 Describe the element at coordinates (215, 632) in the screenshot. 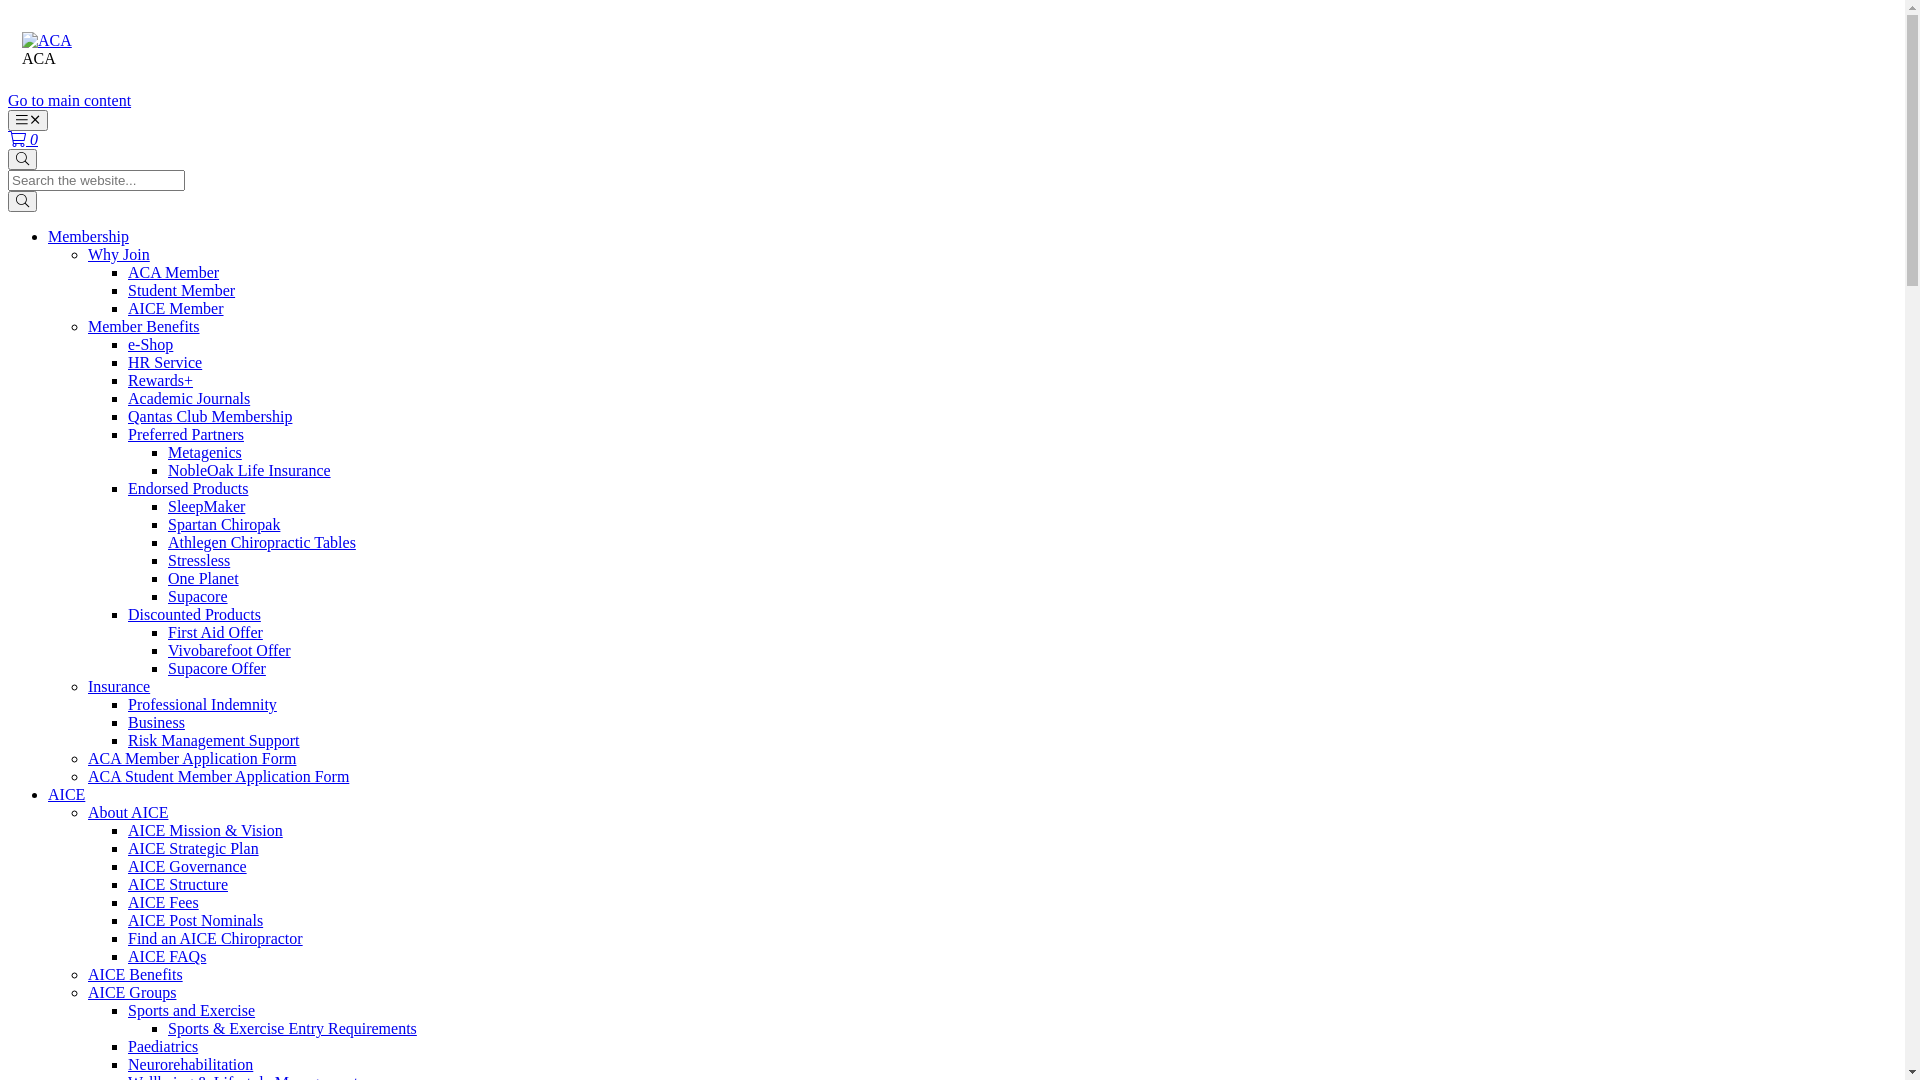

I see `'First Aid Offer'` at that location.